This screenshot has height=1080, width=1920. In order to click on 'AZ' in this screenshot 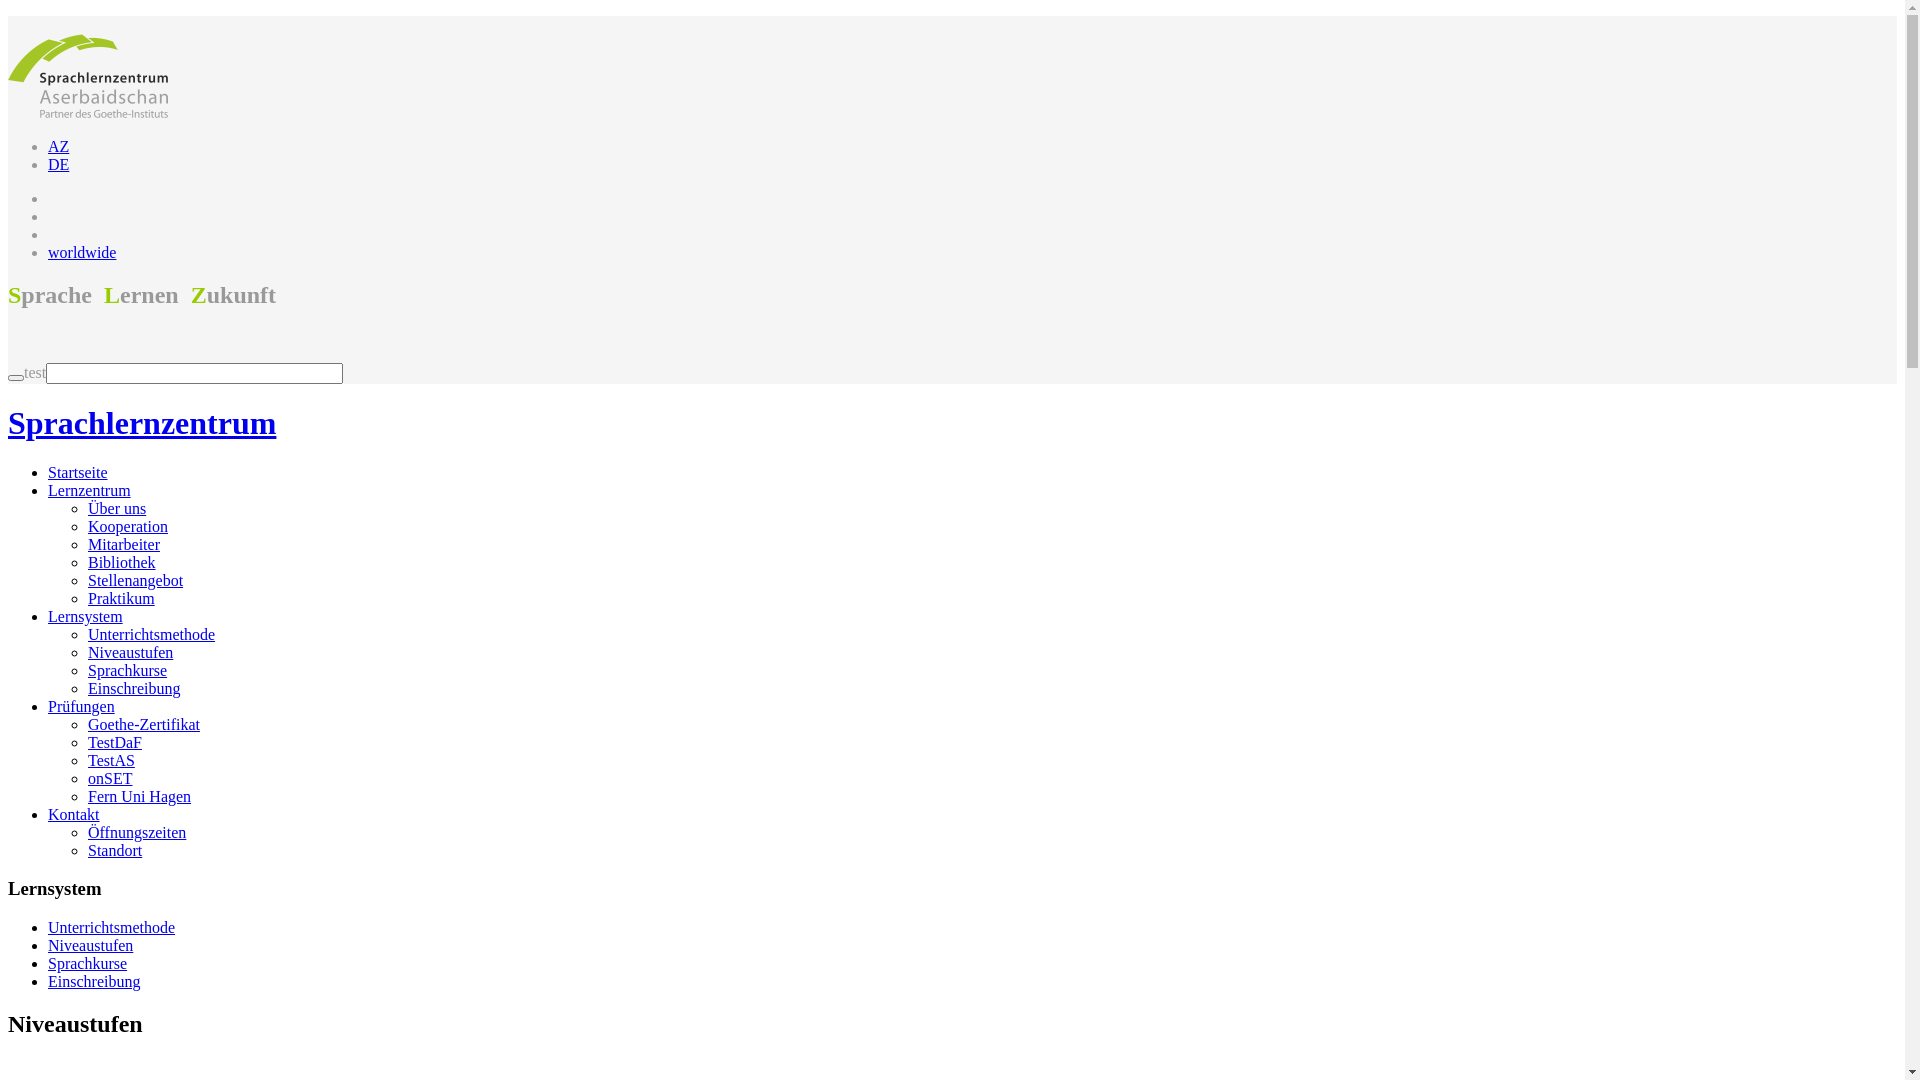, I will do `click(58, 145)`.